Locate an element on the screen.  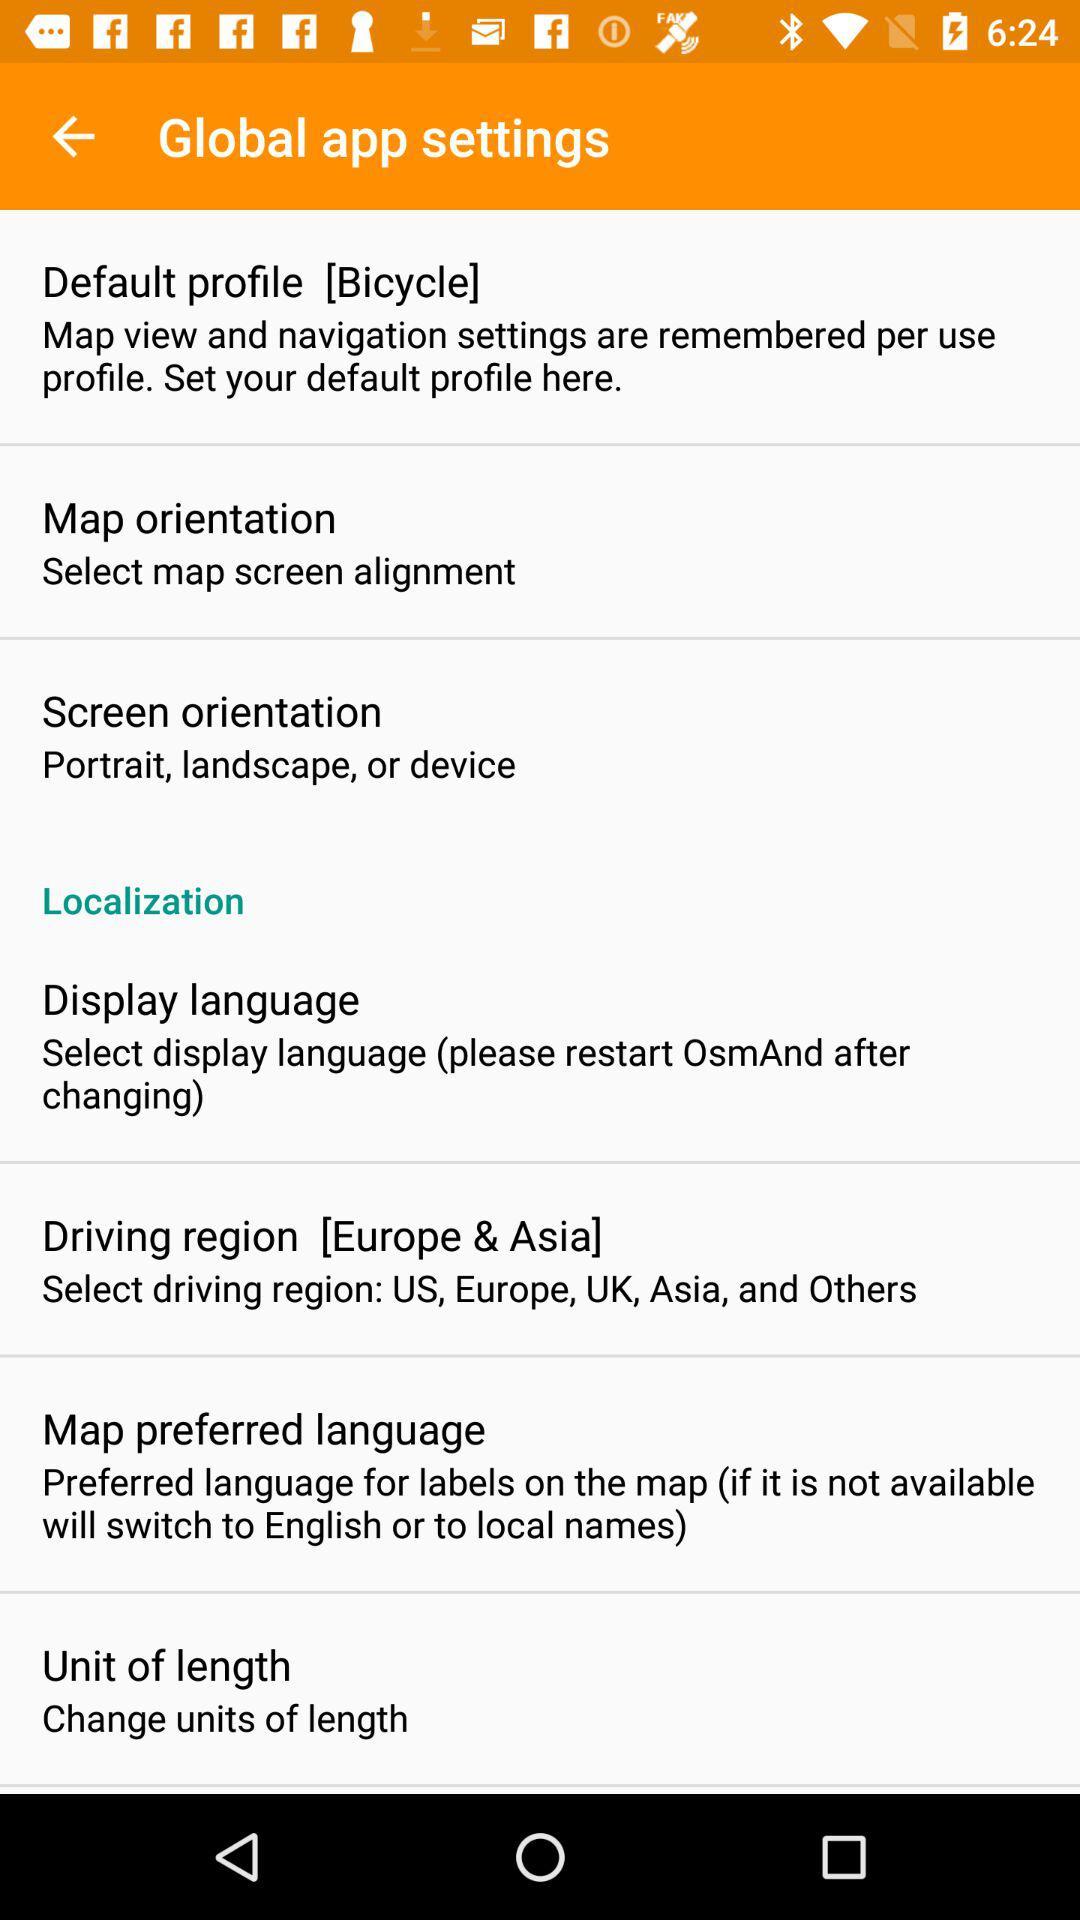
the localization is located at coordinates (540, 878).